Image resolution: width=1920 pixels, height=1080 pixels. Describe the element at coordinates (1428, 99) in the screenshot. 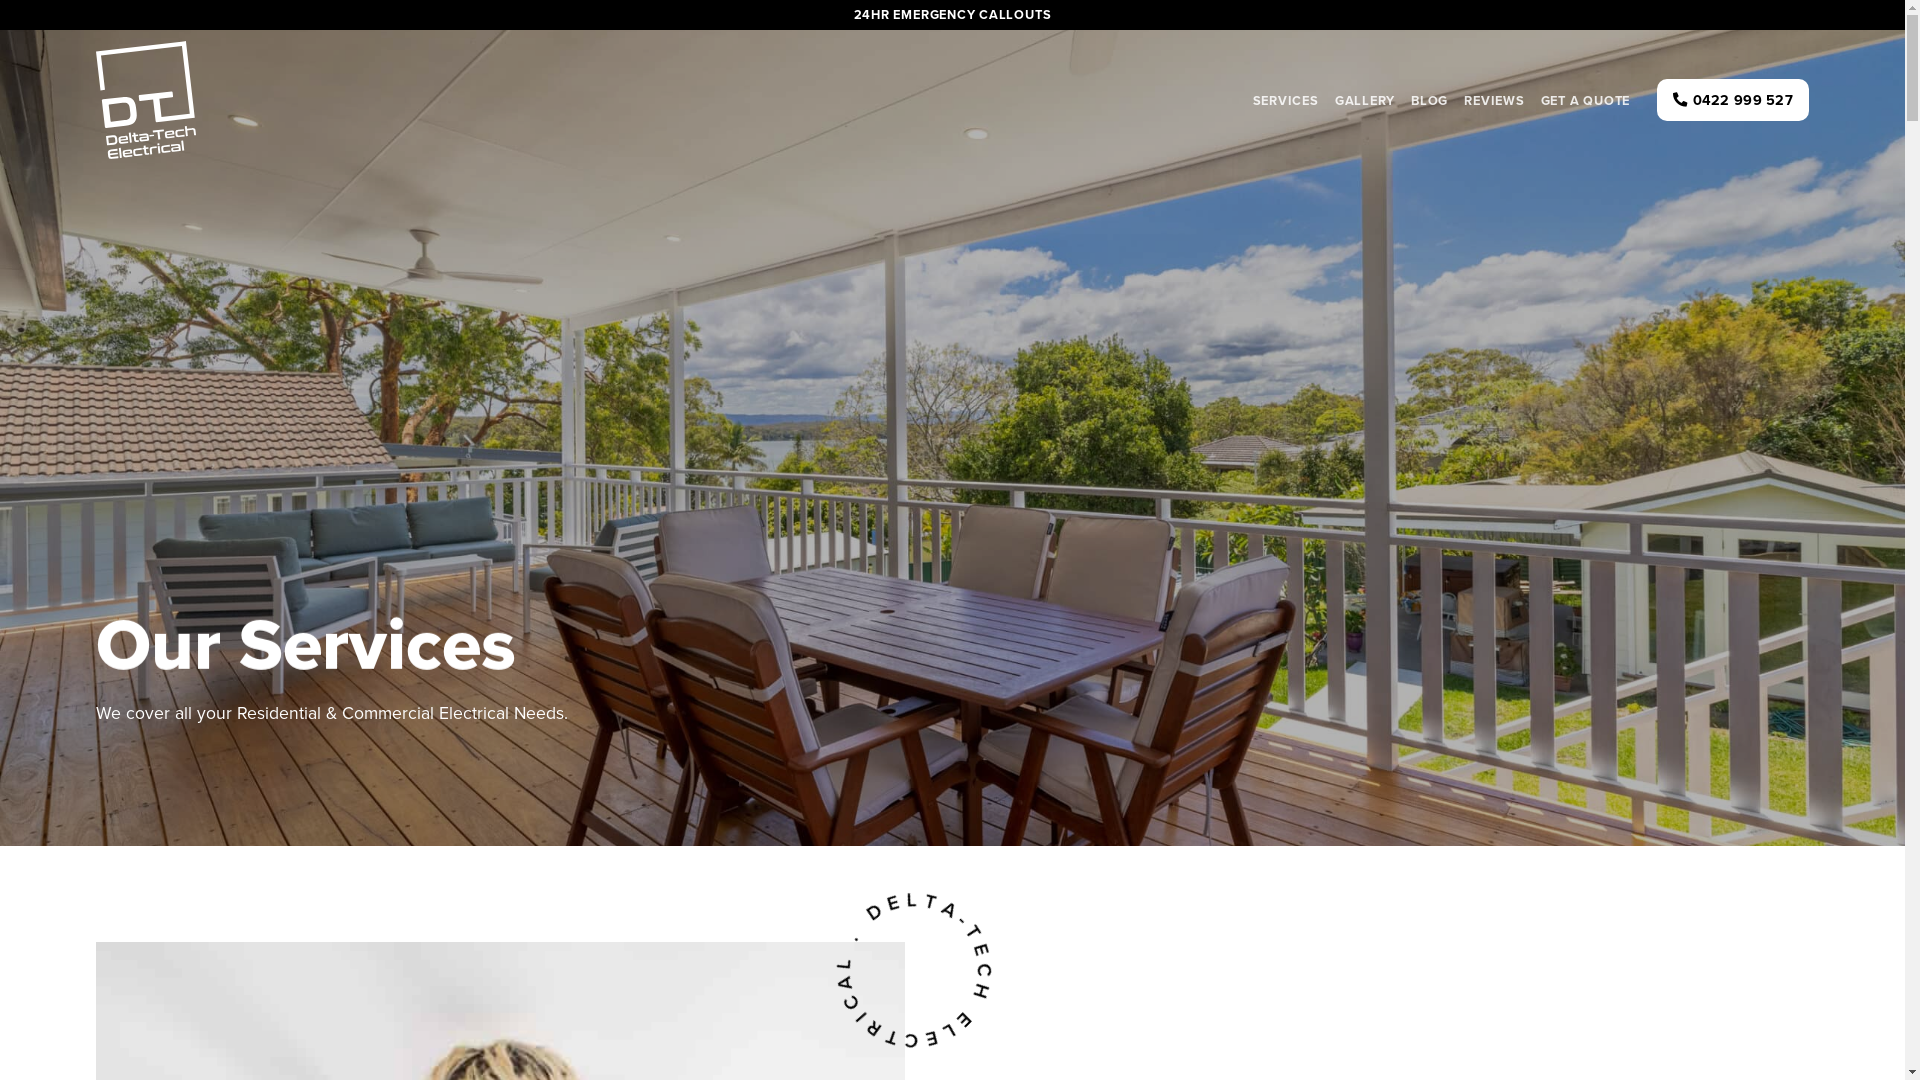

I see `'BLOG'` at that location.